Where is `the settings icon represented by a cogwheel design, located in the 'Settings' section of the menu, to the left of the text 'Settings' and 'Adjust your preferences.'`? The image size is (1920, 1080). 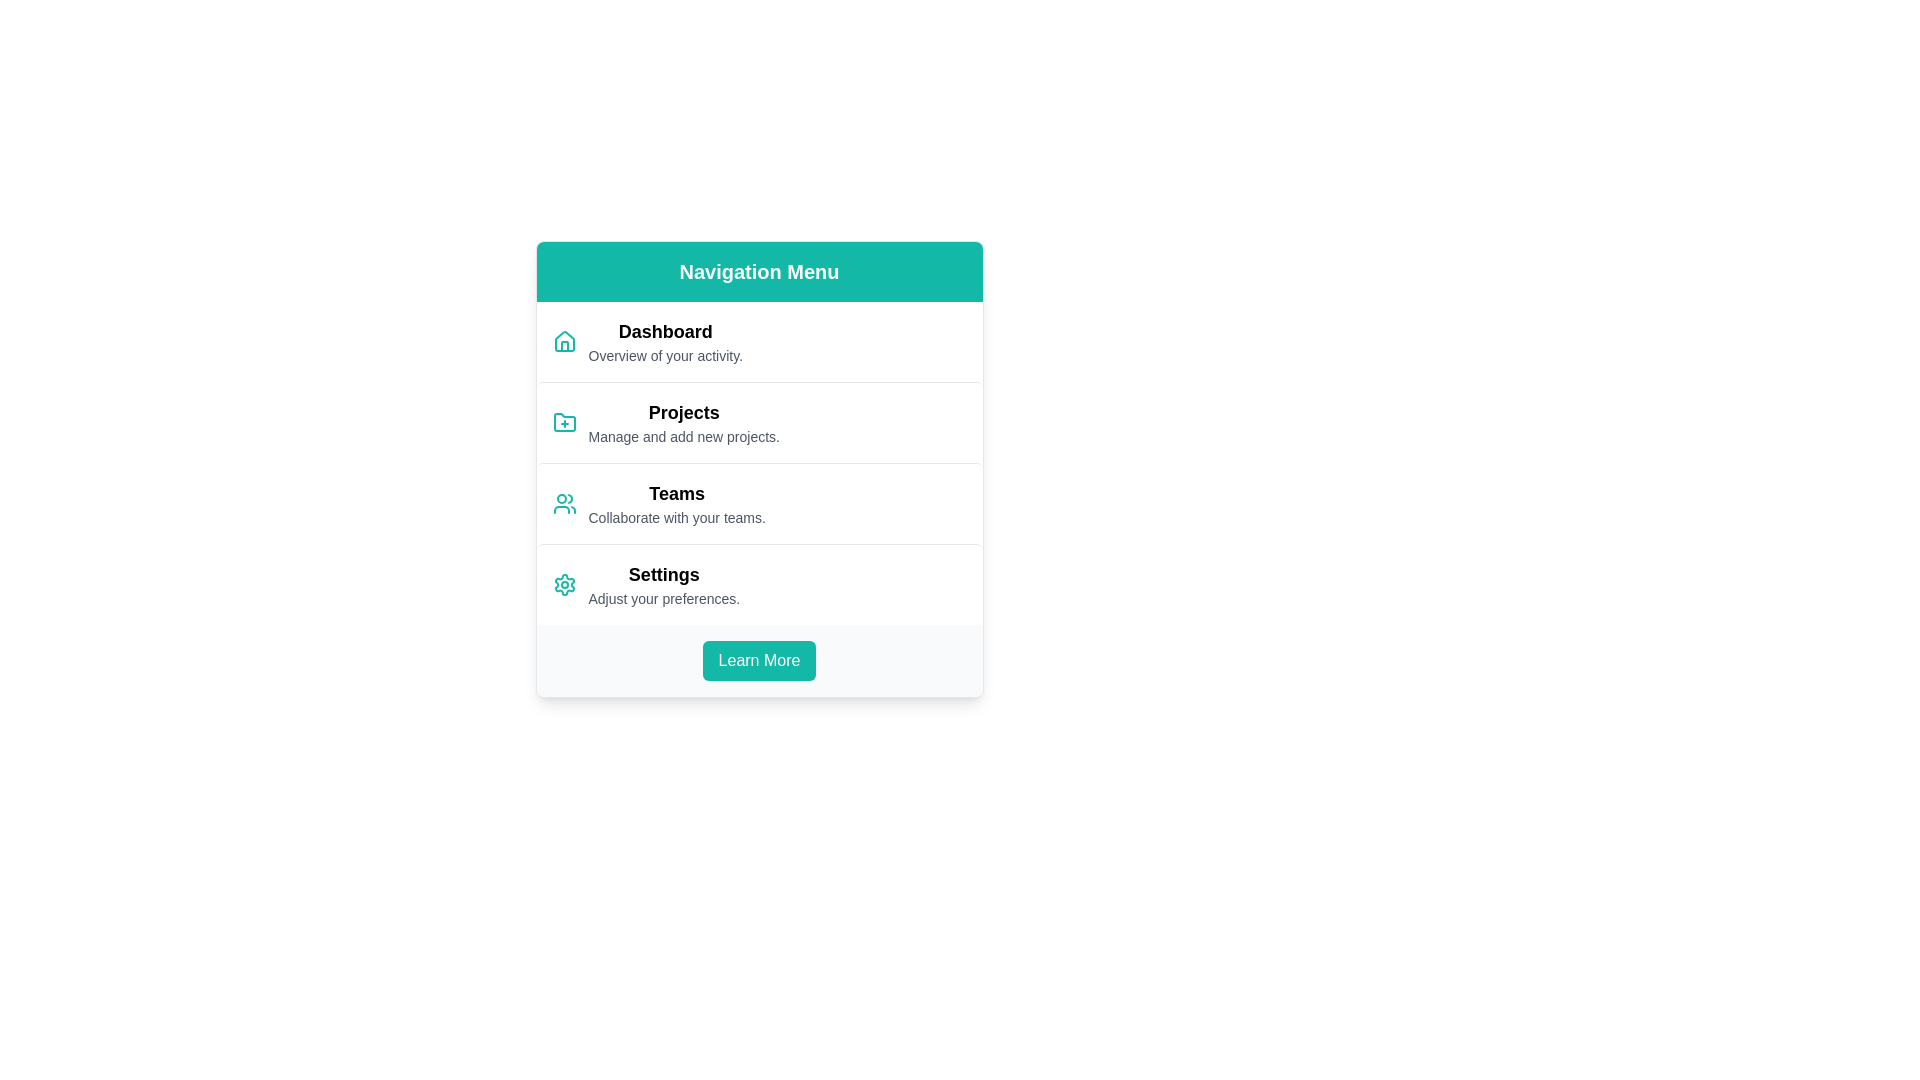 the settings icon represented by a cogwheel design, located in the 'Settings' section of the menu, to the left of the text 'Settings' and 'Adjust your preferences.' is located at coordinates (563, 585).